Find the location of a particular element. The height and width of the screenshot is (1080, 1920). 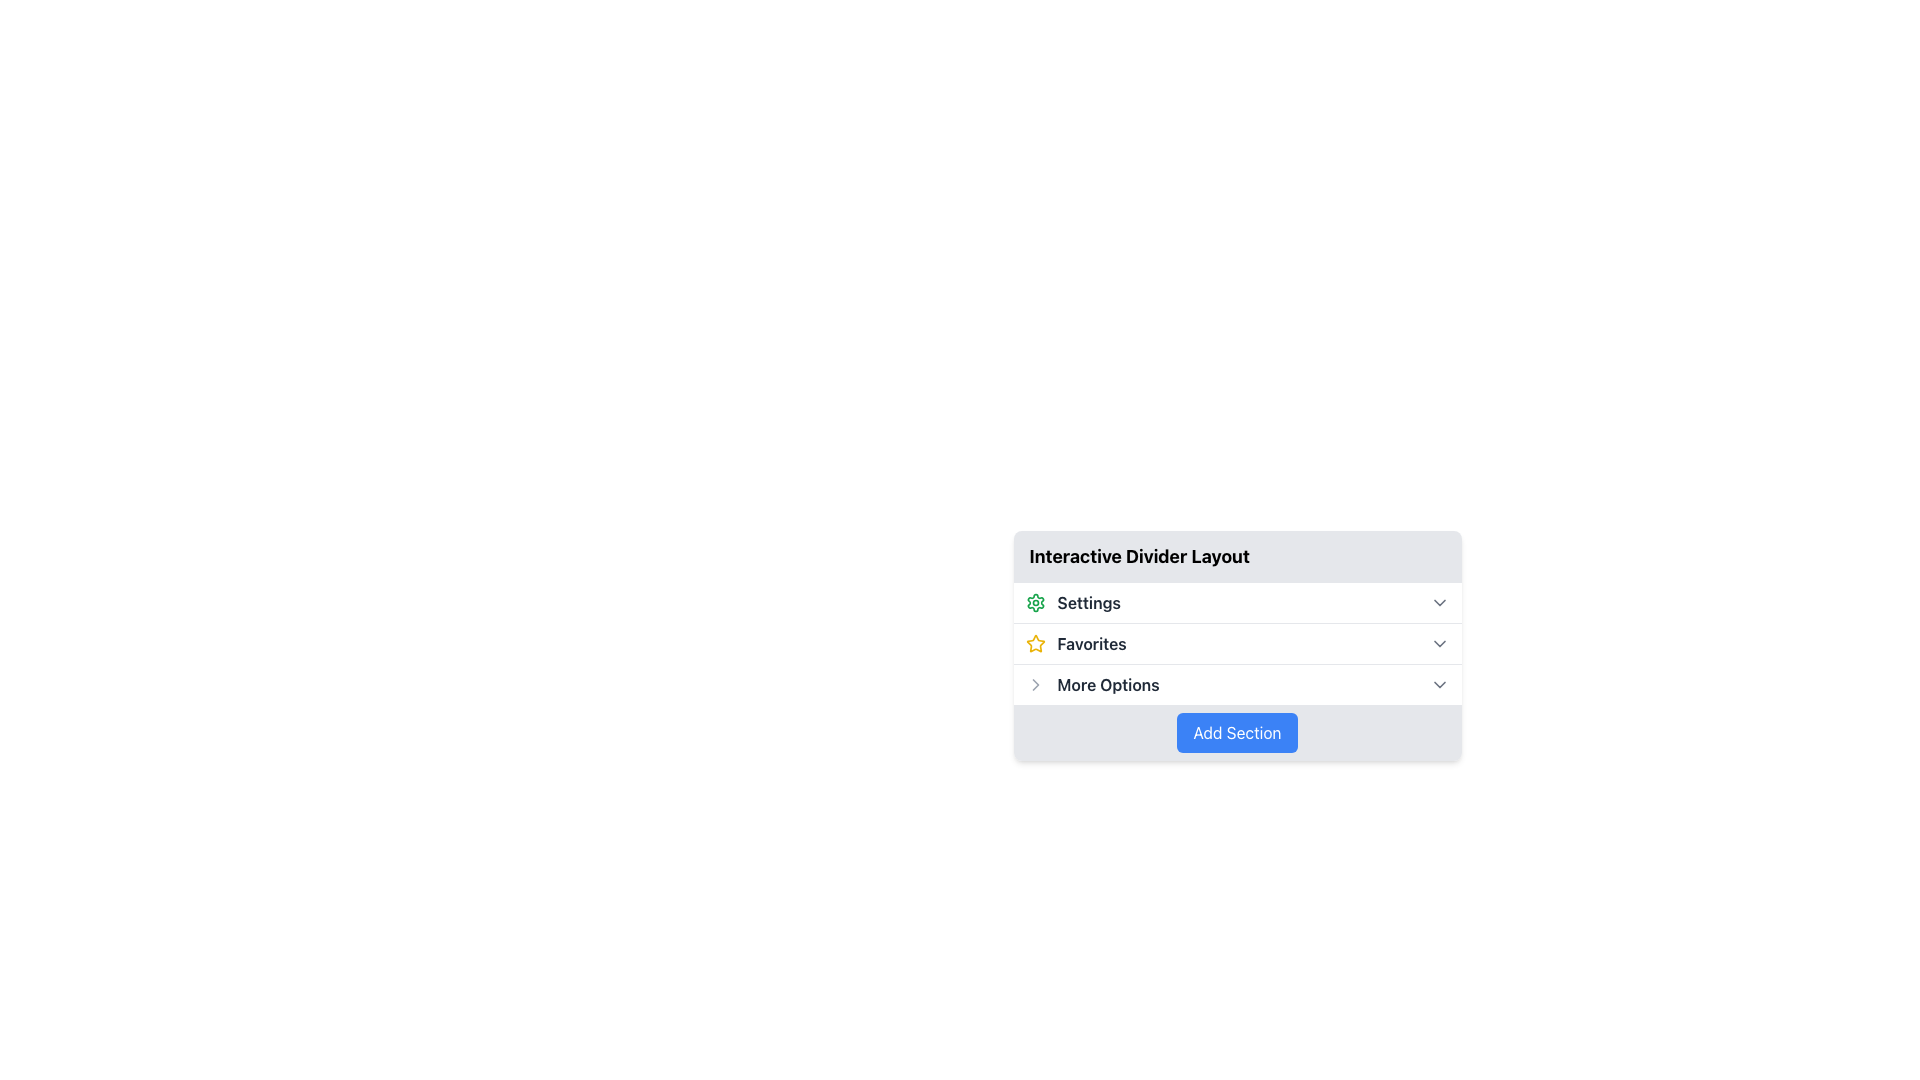

the 'More Options' text label, which is styled in medium font weight and dark gray color, located in the third row of the menu within the 'Interactive Divider Layout' is located at coordinates (1107, 684).